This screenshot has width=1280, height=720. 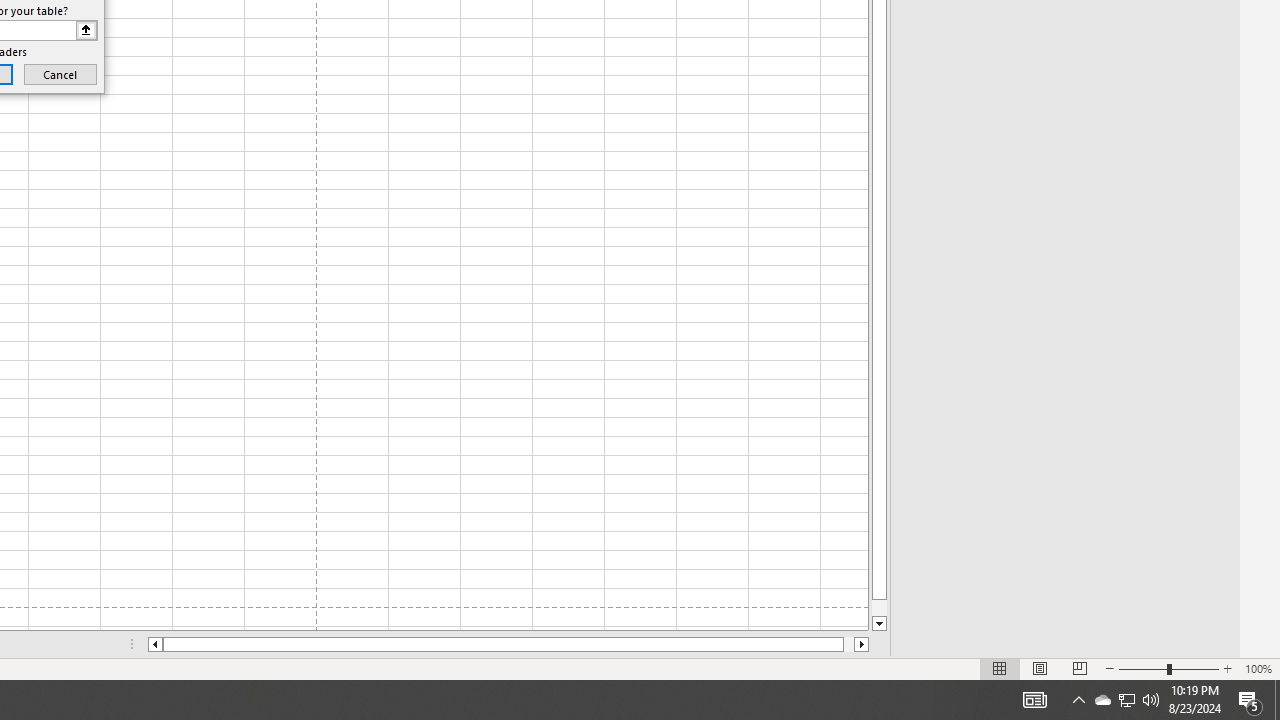 I want to click on 'Page down', so click(x=879, y=607).